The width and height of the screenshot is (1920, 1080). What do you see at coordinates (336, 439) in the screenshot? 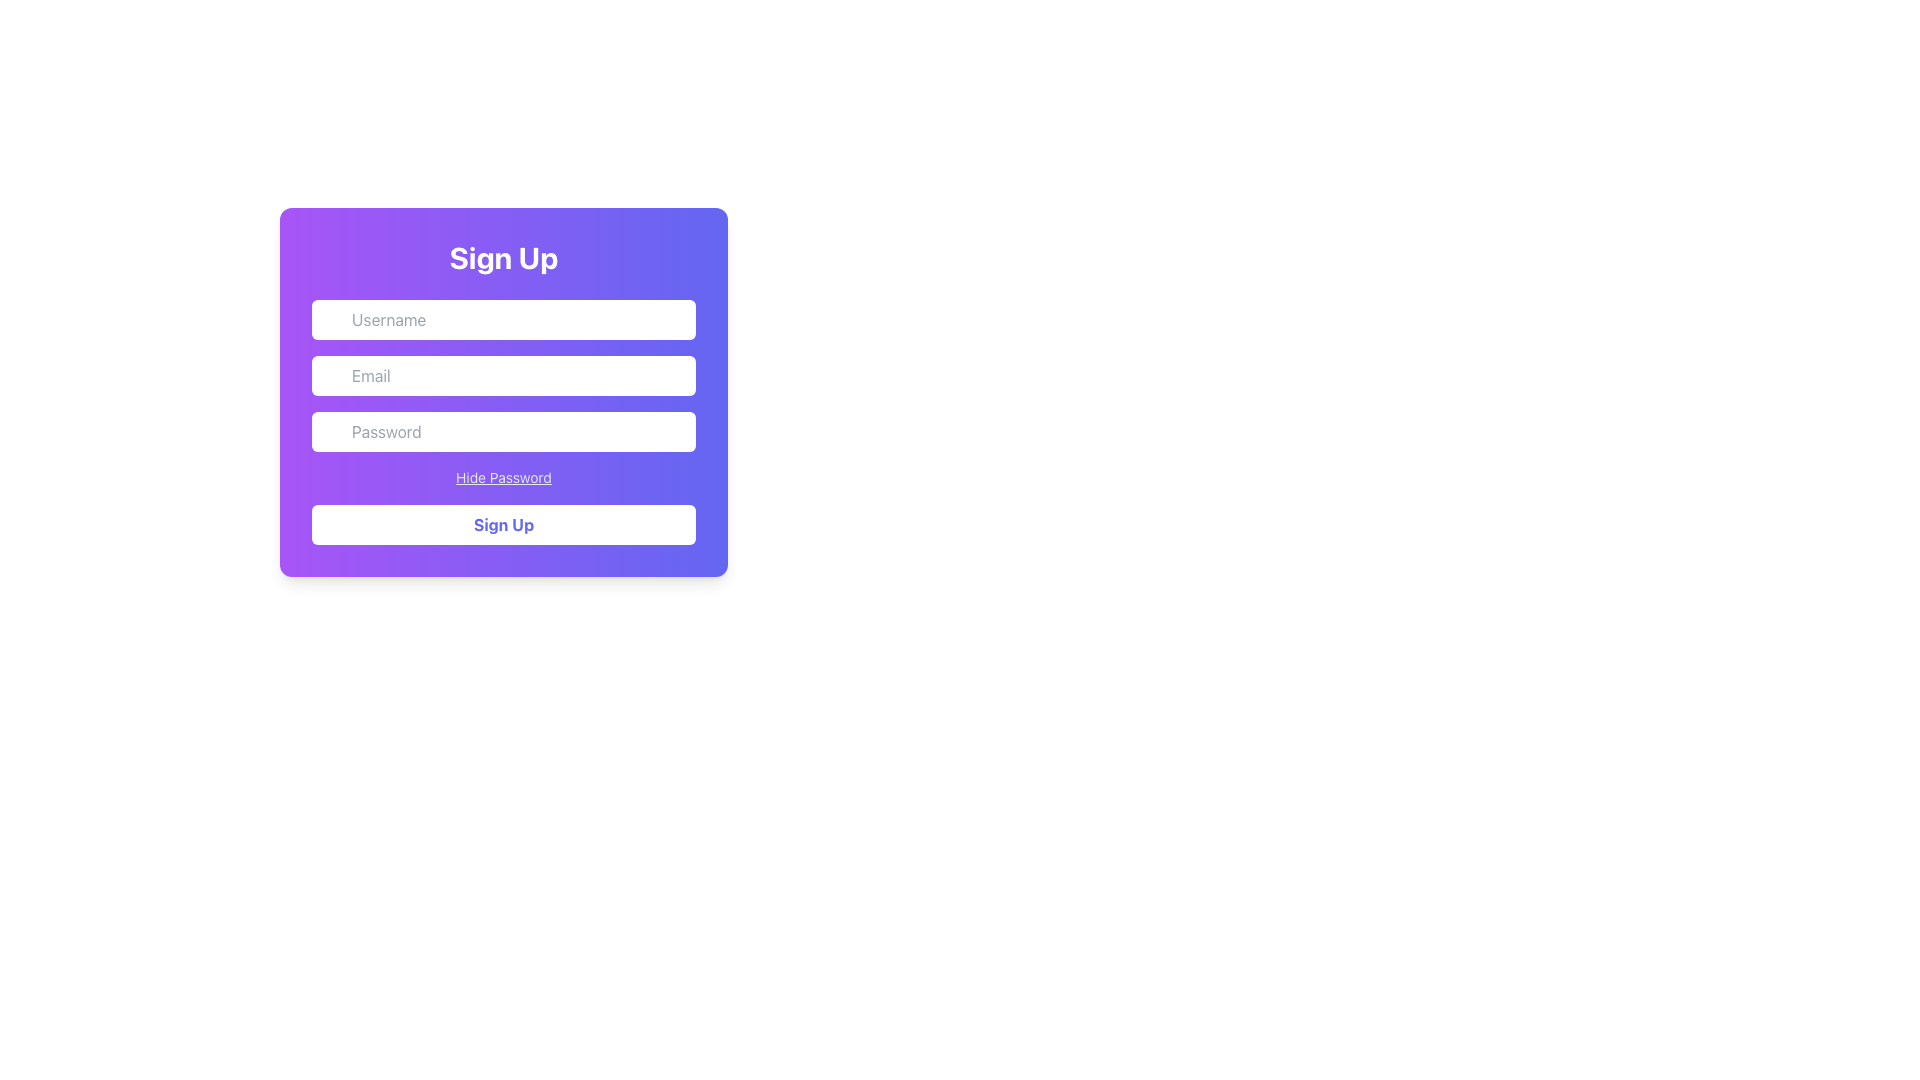
I see `the small rectangular block with rounded corners that represents the body of the lock icon, located below the 'Password' text field` at bounding box center [336, 439].